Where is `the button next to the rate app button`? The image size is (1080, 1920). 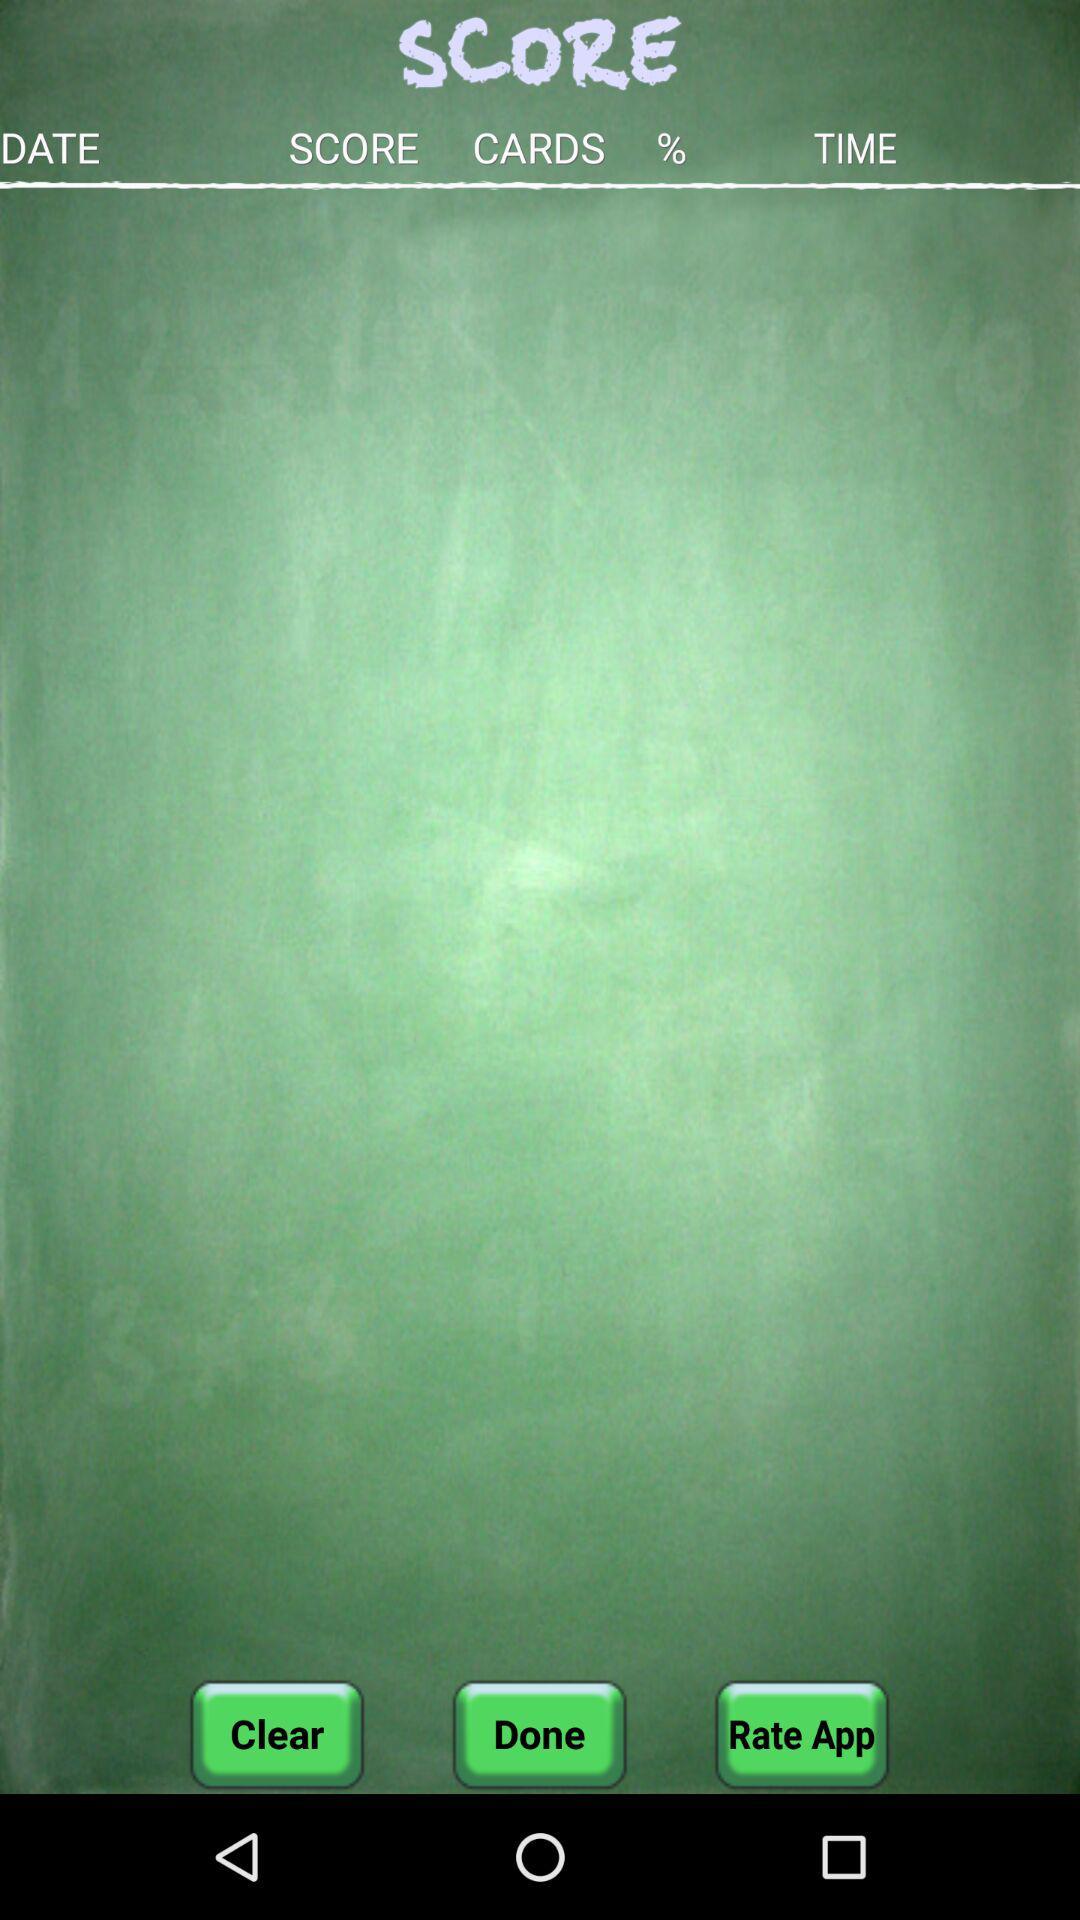
the button next to the rate app button is located at coordinates (538, 1733).